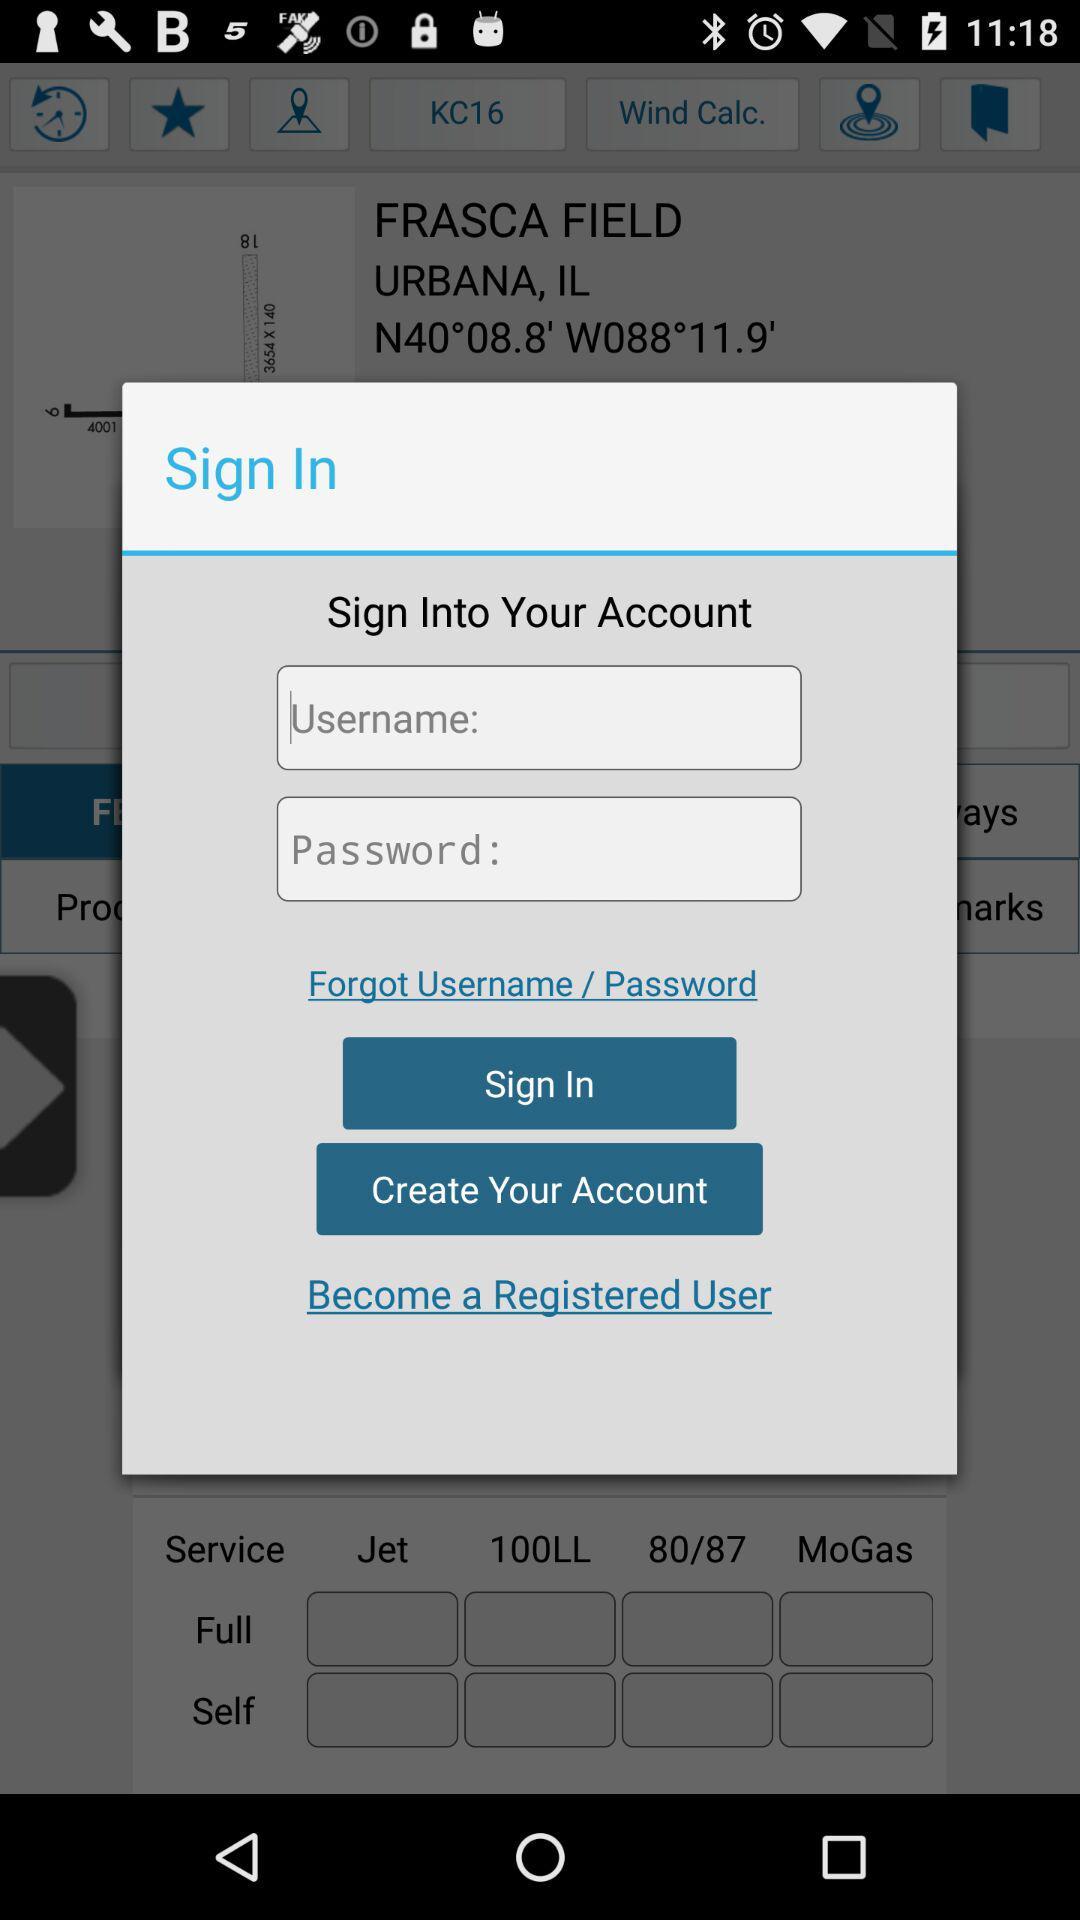 The width and height of the screenshot is (1080, 1920). What do you see at coordinates (531, 982) in the screenshot?
I see `the button above sign in` at bounding box center [531, 982].